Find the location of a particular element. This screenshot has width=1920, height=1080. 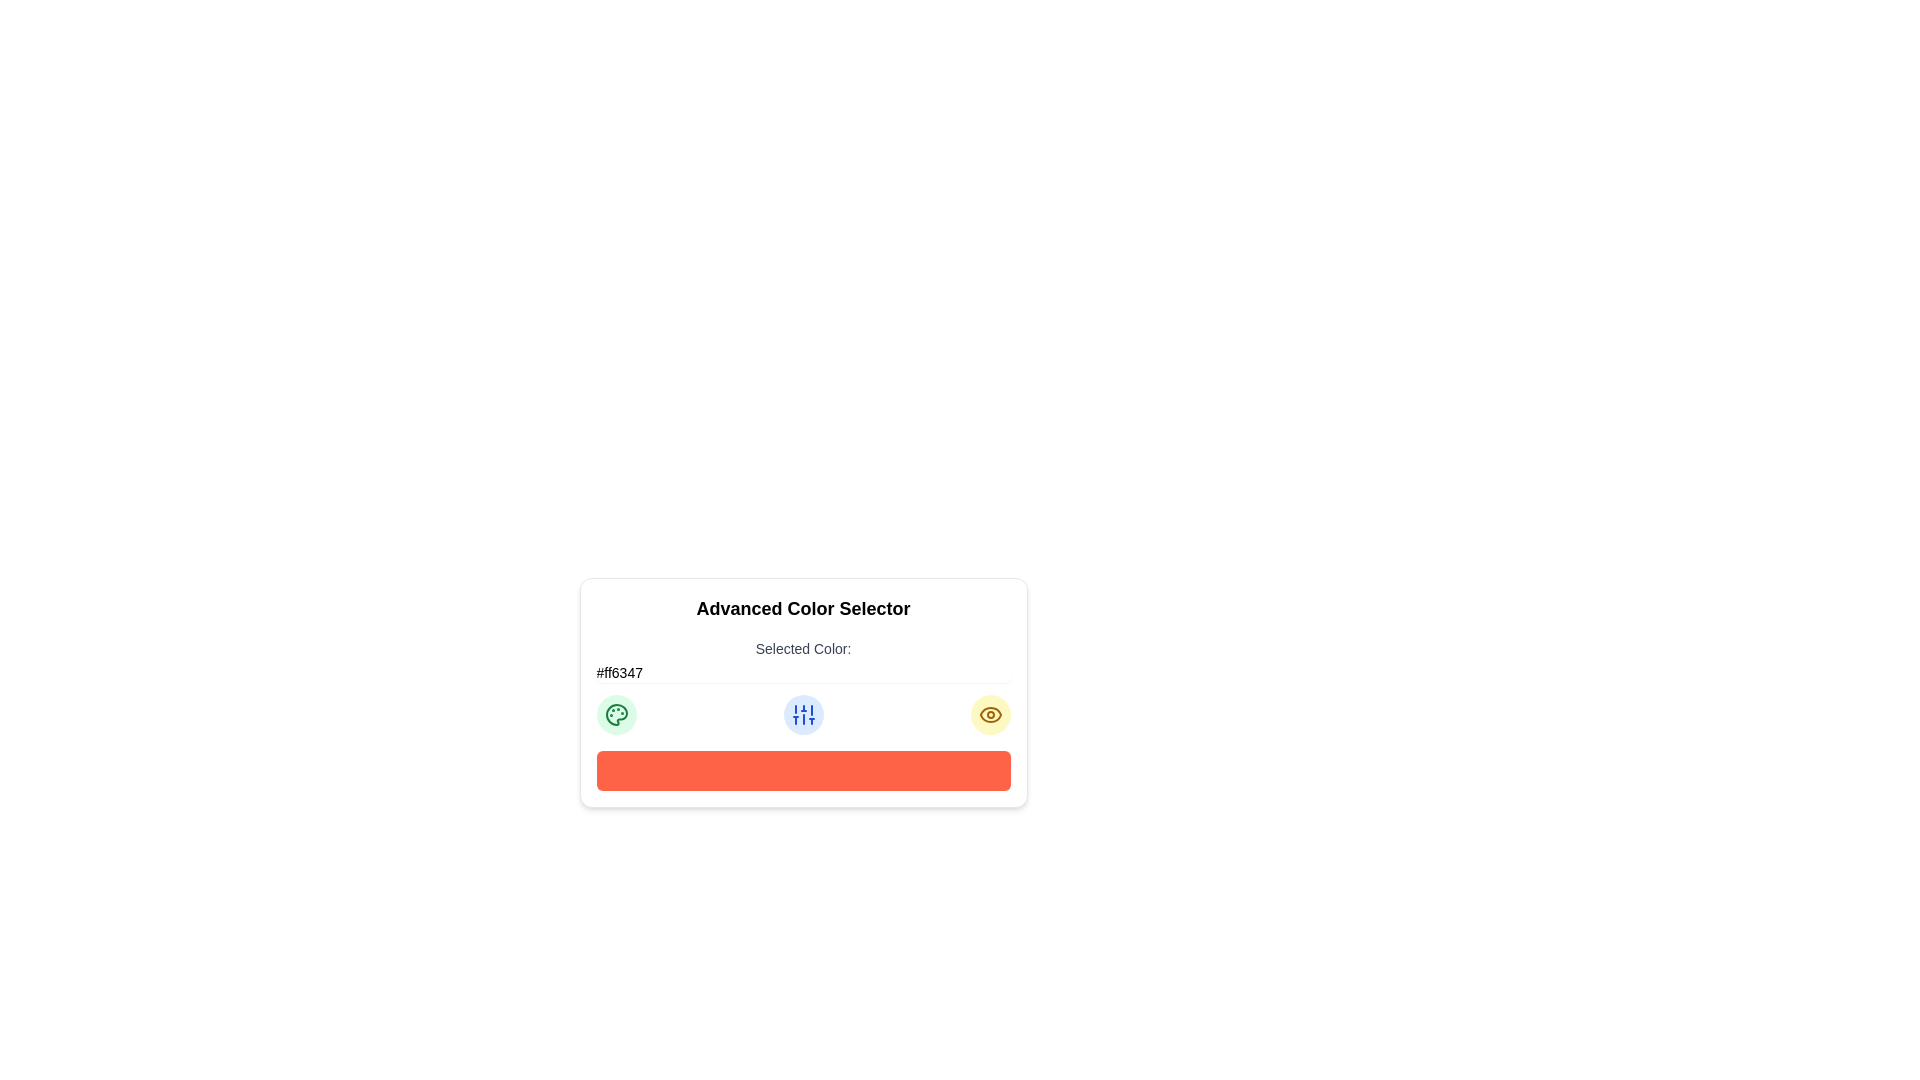

the rounded yellow button with an eye icon located beneath the text 'Selected Color:' is located at coordinates (990, 713).